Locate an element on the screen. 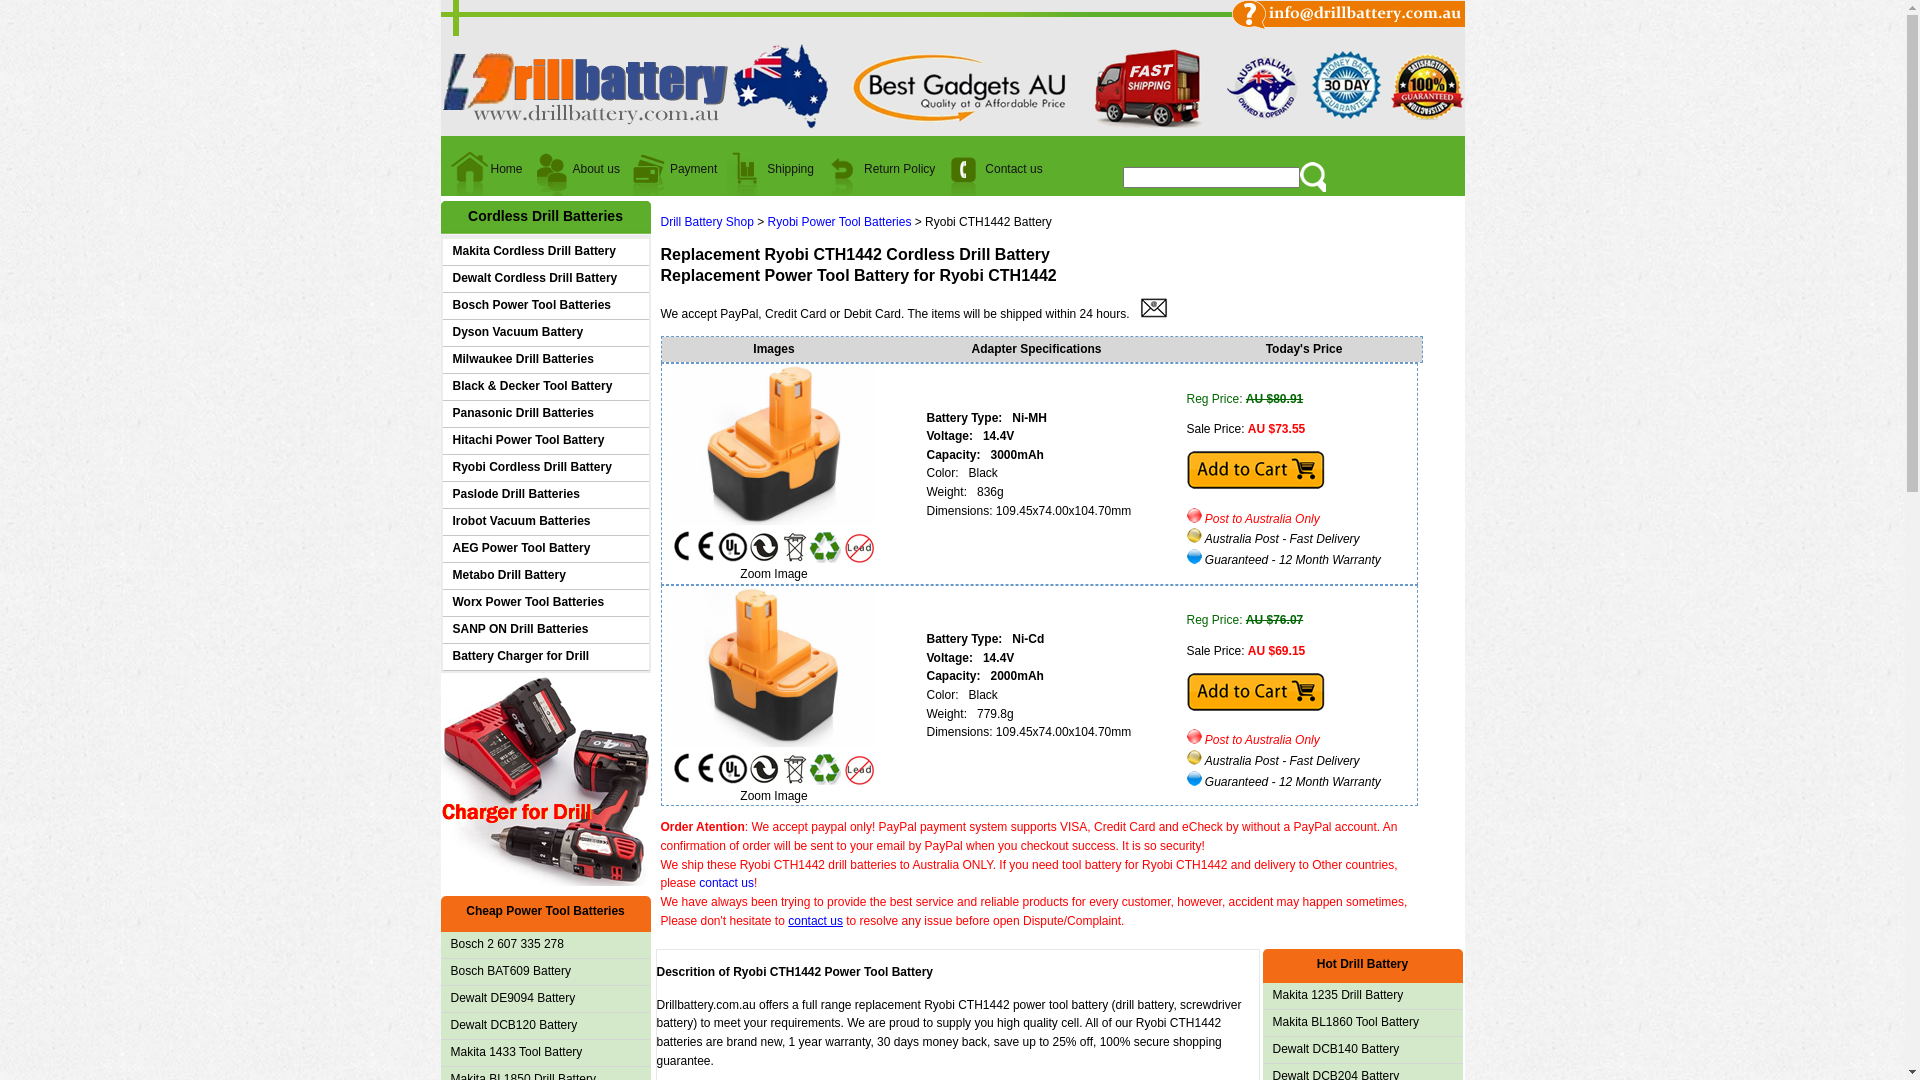 The width and height of the screenshot is (1920, 1080). 'Dewalt DCB140 Battery' is located at coordinates (1361, 1048).